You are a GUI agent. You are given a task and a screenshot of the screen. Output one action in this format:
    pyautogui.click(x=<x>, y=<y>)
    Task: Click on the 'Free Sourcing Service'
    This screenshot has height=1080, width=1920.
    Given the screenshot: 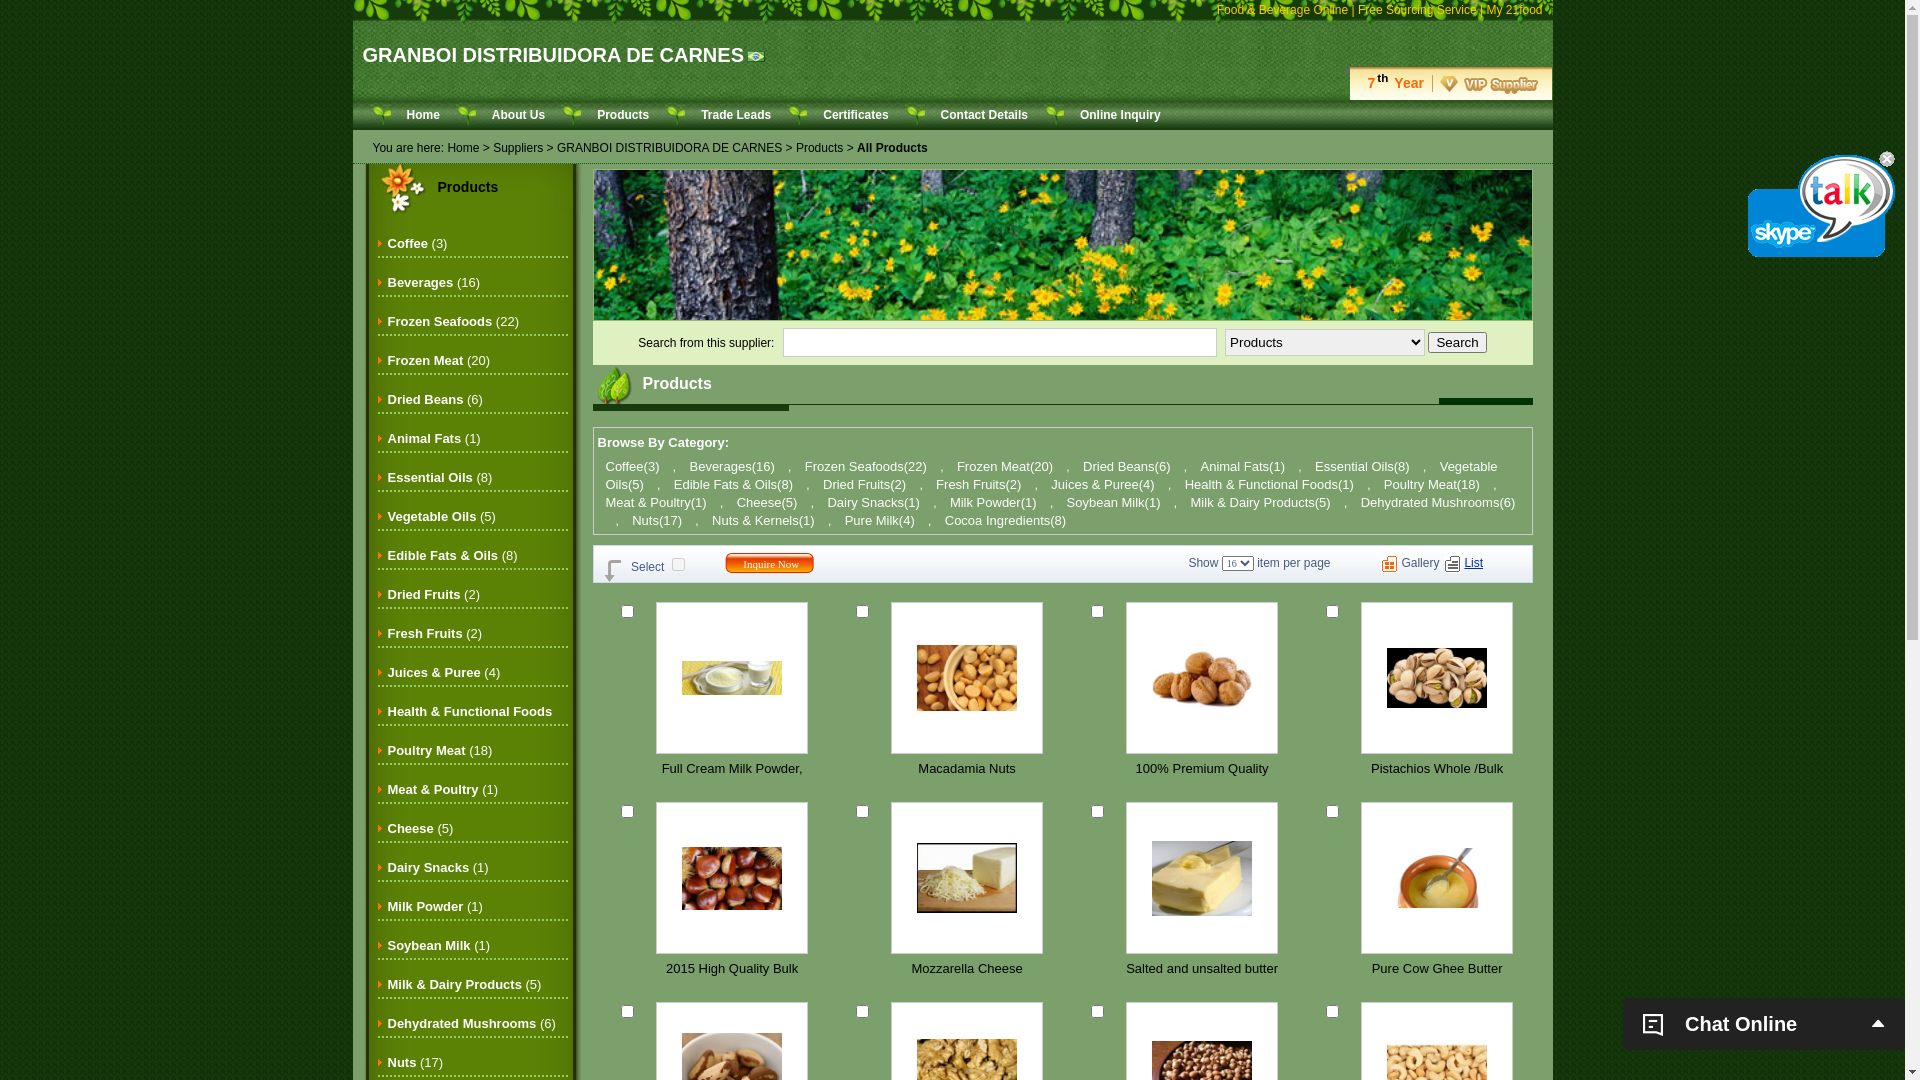 What is the action you would take?
    pyautogui.click(x=1358, y=10)
    